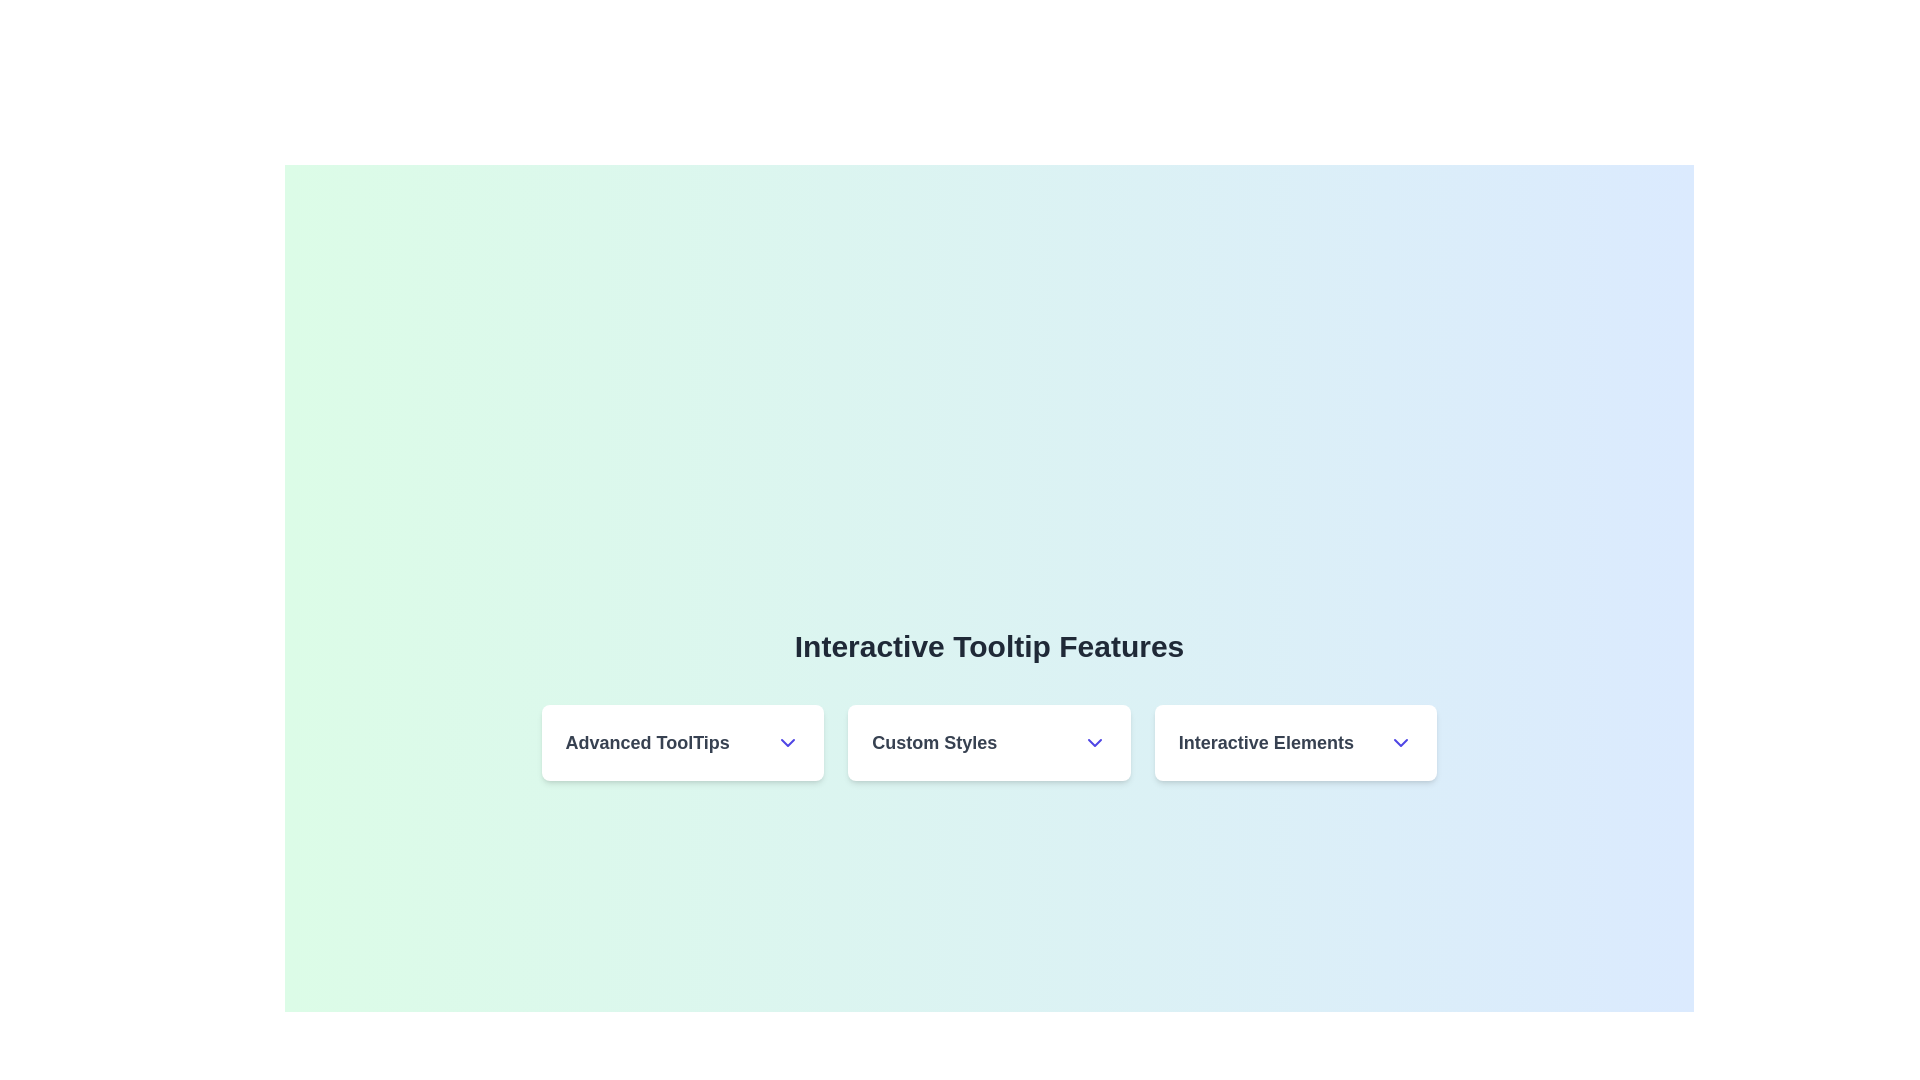 Image resolution: width=1920 pixels, height=1080 pixels. I want to click on the Text label indicating the current section under 'Custom Styles', located between 'Advanced ToolTips' and 'Interactive Elements', so click(933, 743).